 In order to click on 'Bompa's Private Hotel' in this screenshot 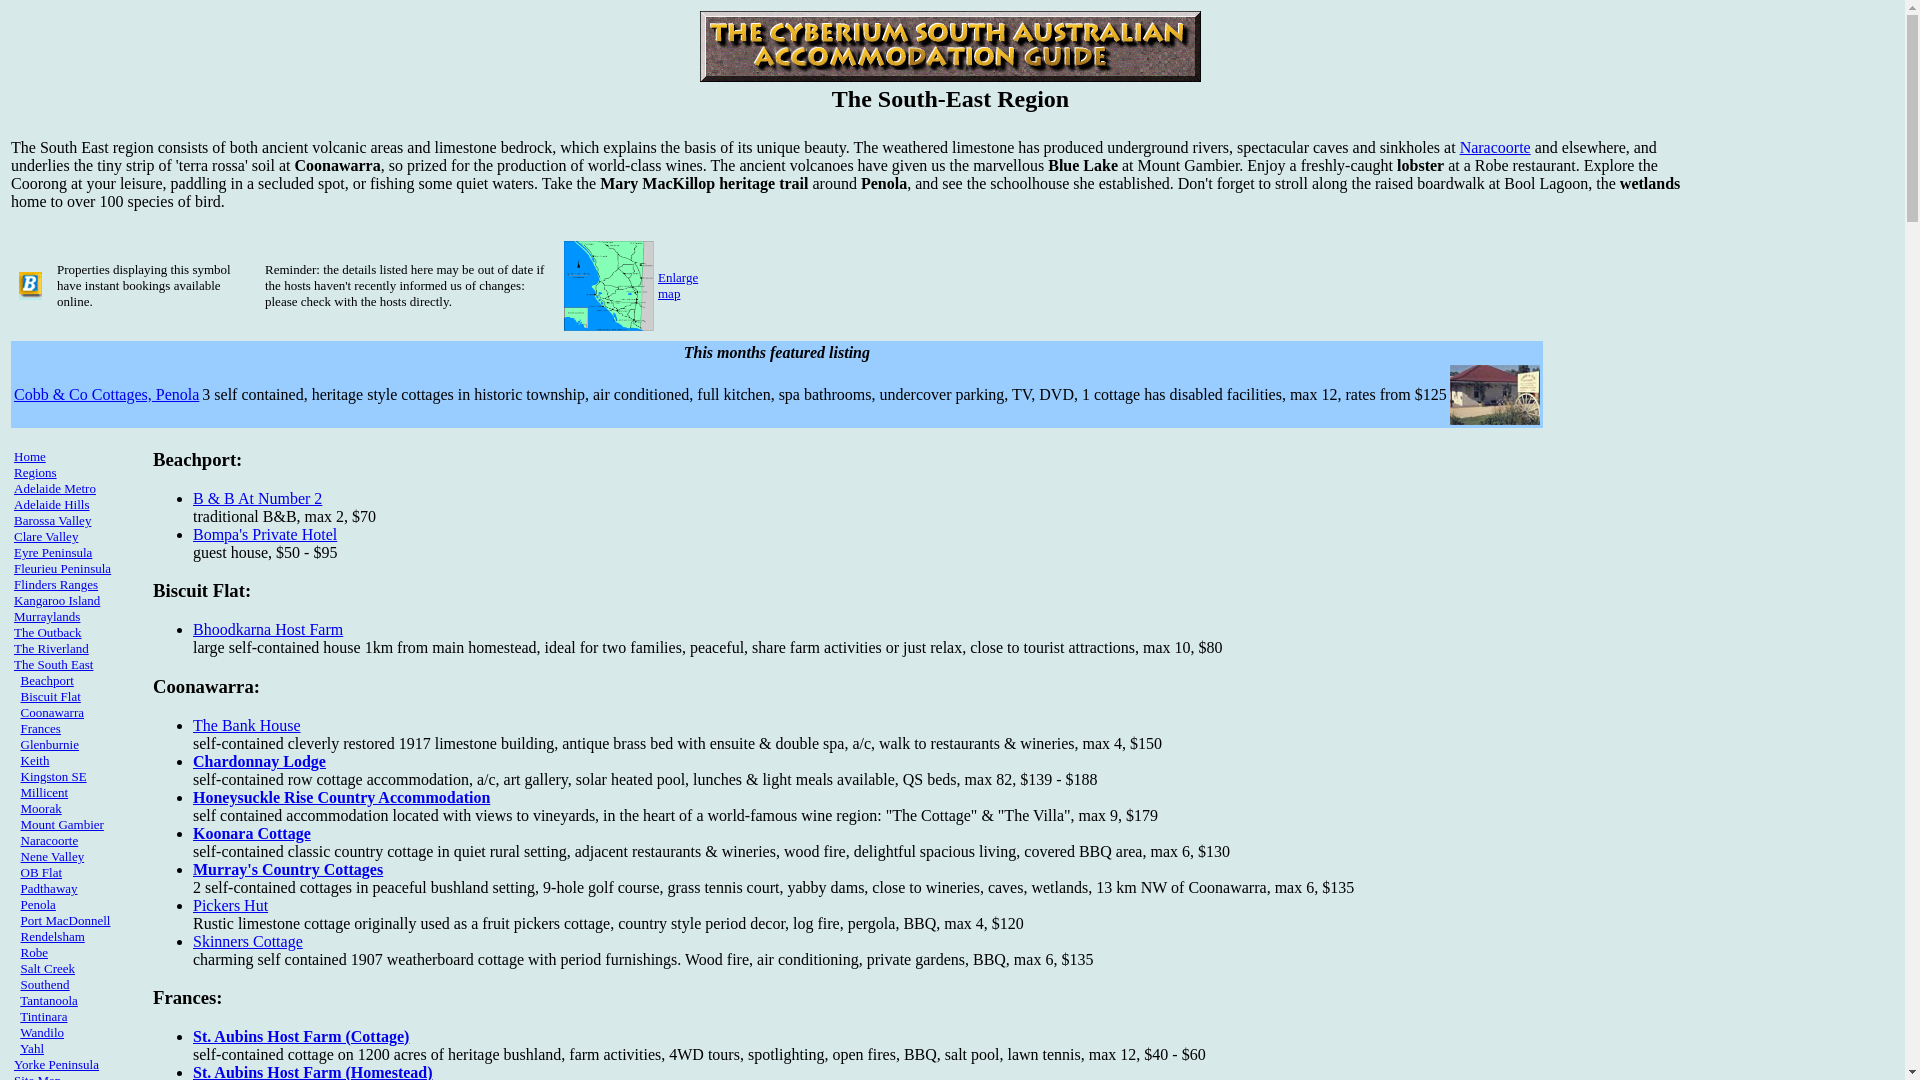, I will do `click(263, 533)`.